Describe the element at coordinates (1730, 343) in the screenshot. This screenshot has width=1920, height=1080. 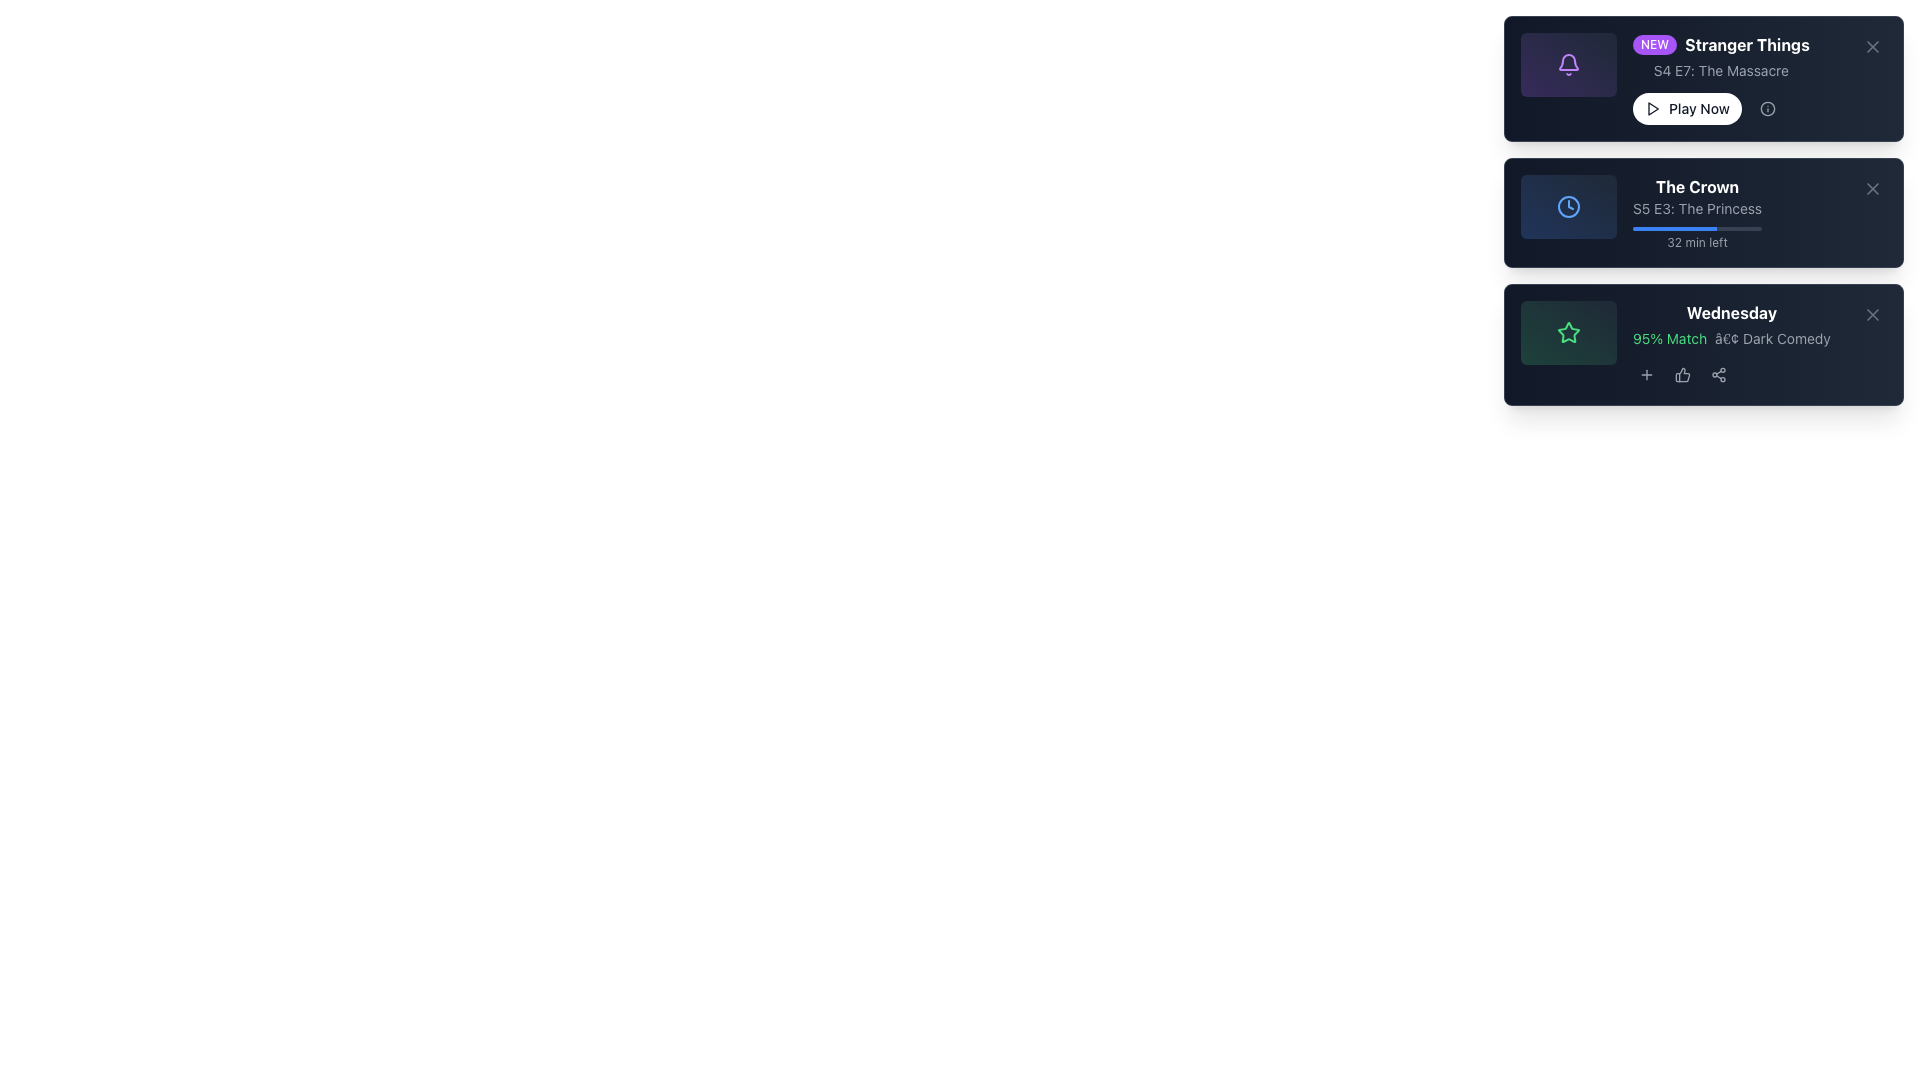
I see `the text label displaying 'Wednesday' with the information '95% Match • Dark Comedy', which is the third element in the TV shows list and located beside a green star` at that location.